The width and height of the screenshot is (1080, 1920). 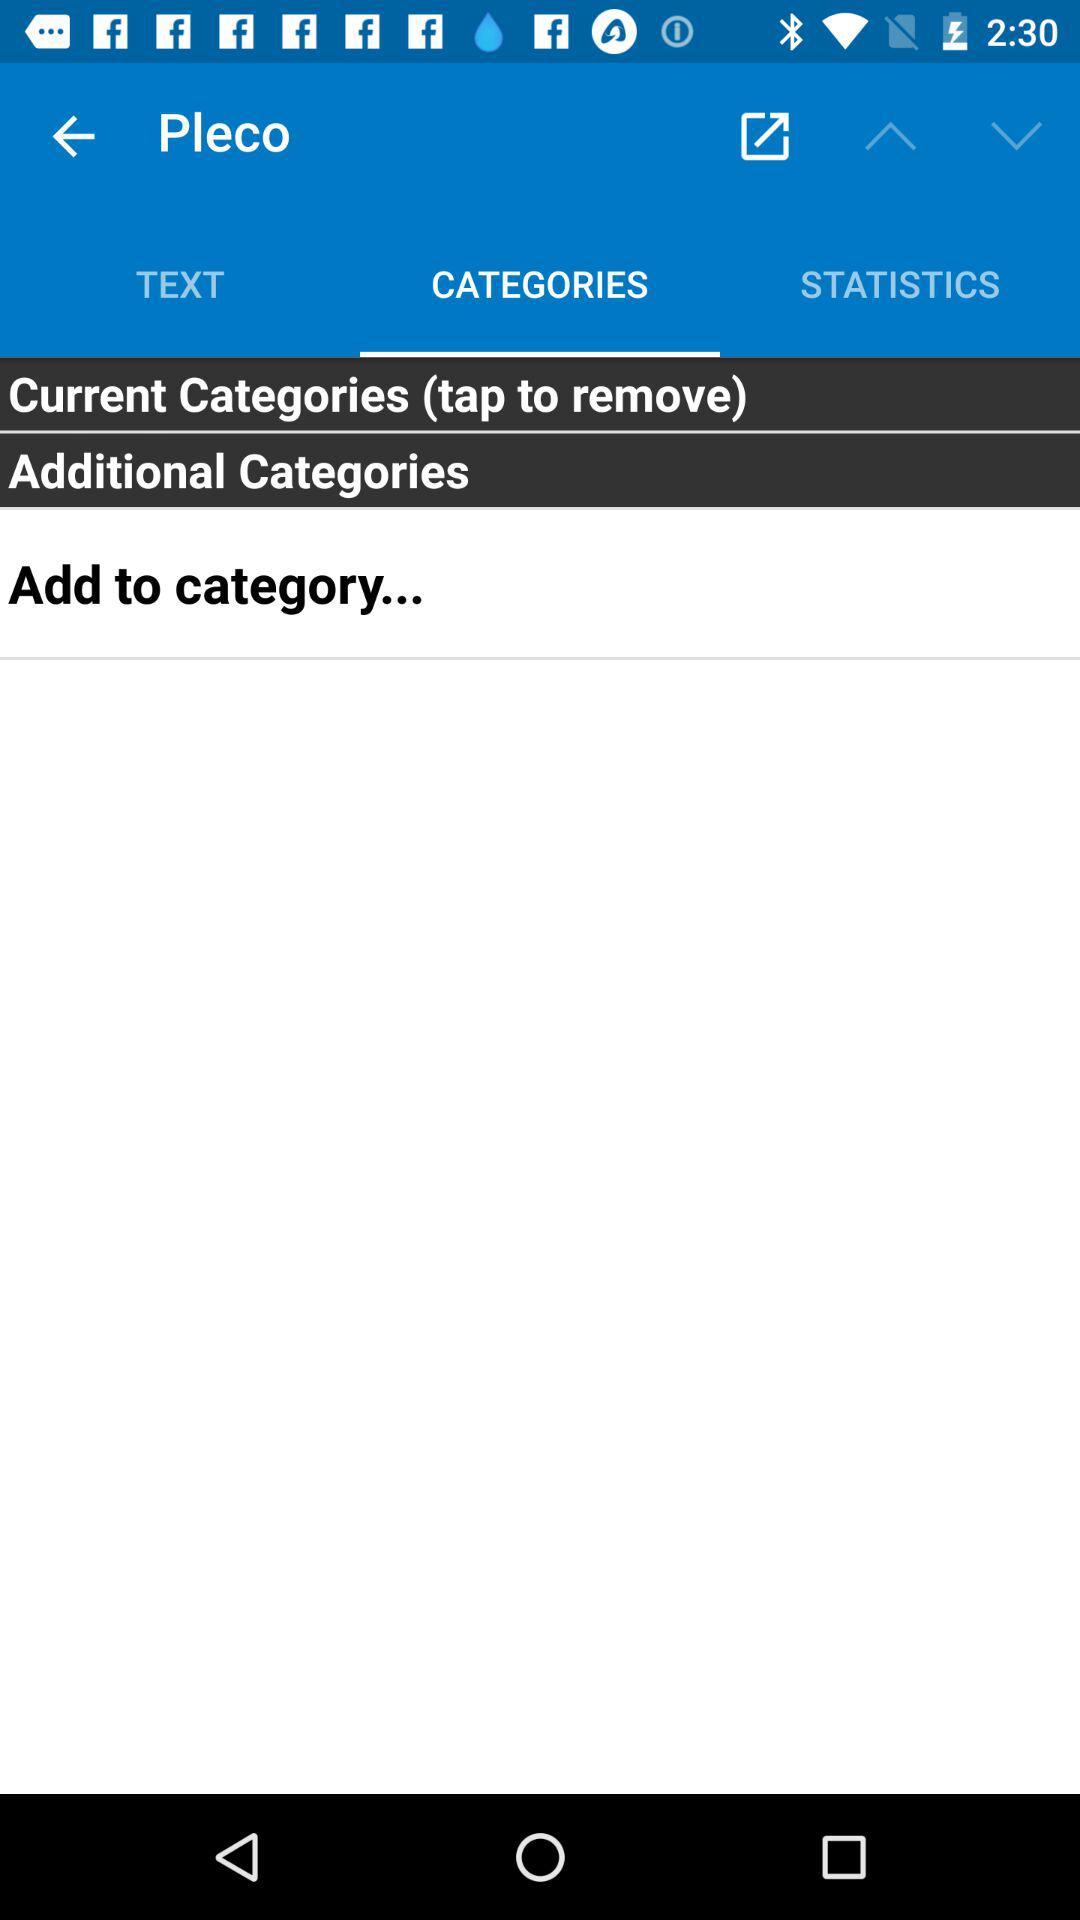 What do you see at coordinates (72, 135) in the screenshot?
I see `item to the left of the pleco item` at bounding box center [72, 135].